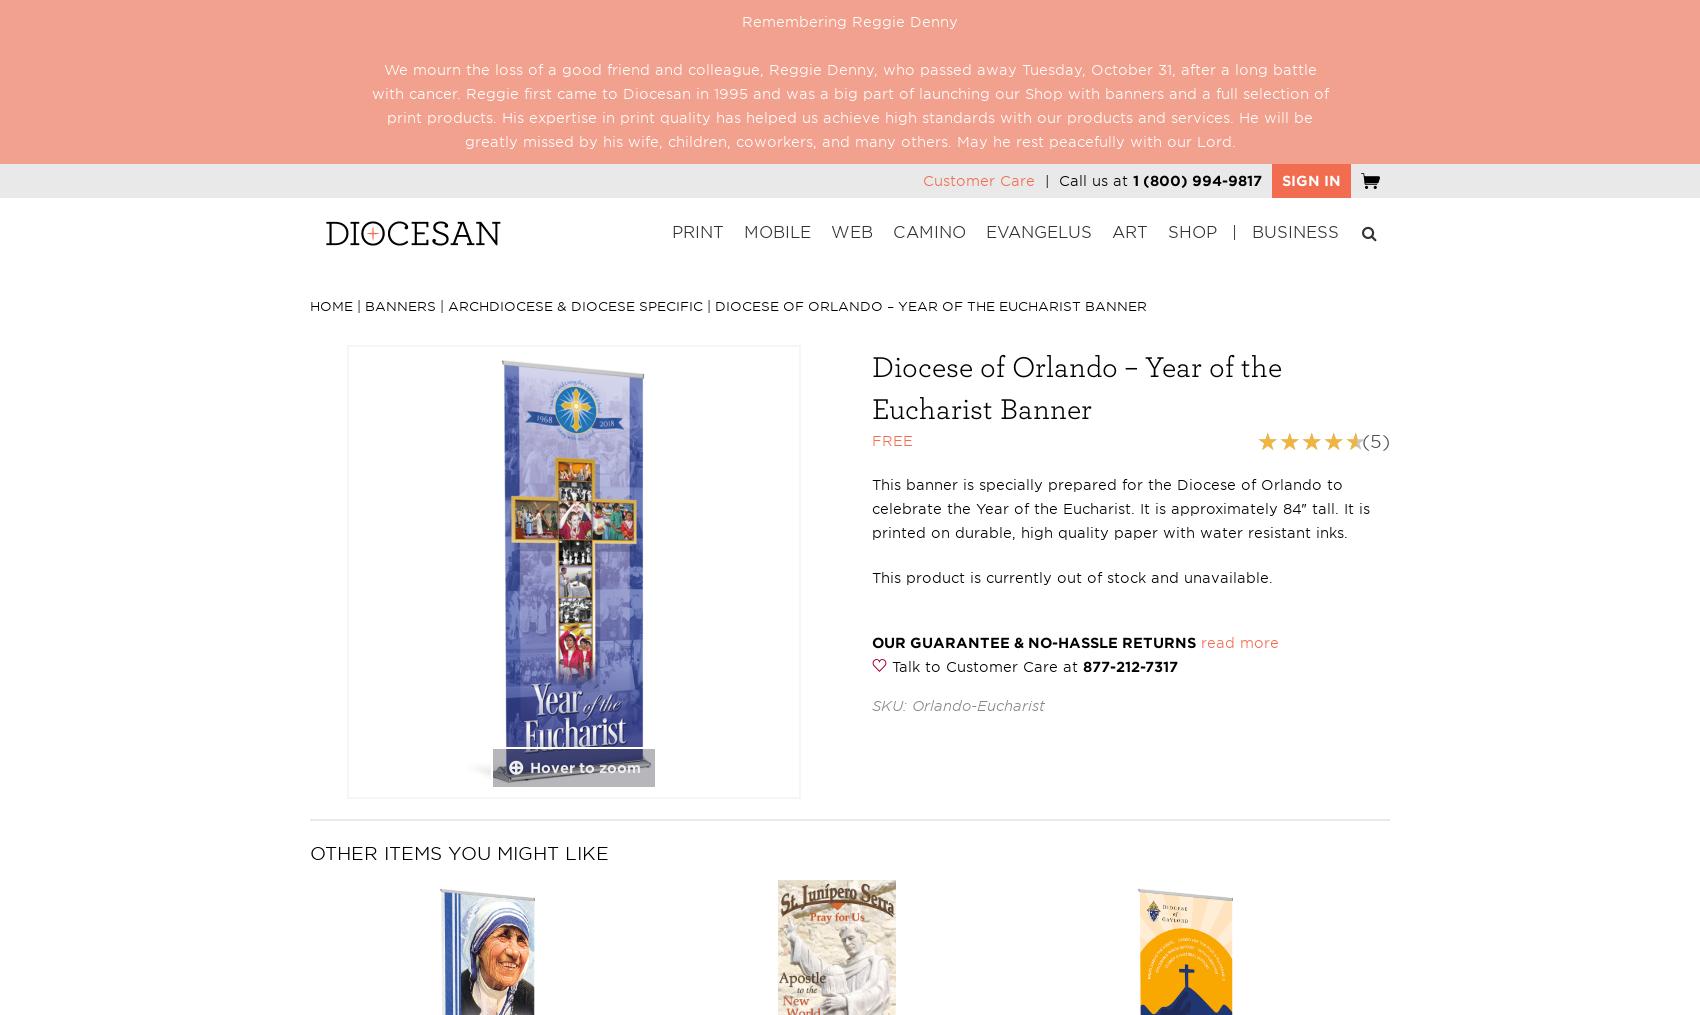 The height and width of the screenshot is (1015, 1700). What do you see at coordinates (399, 305) in the screenshot?
I see `'Banners'` at bounding box center [399, 305].